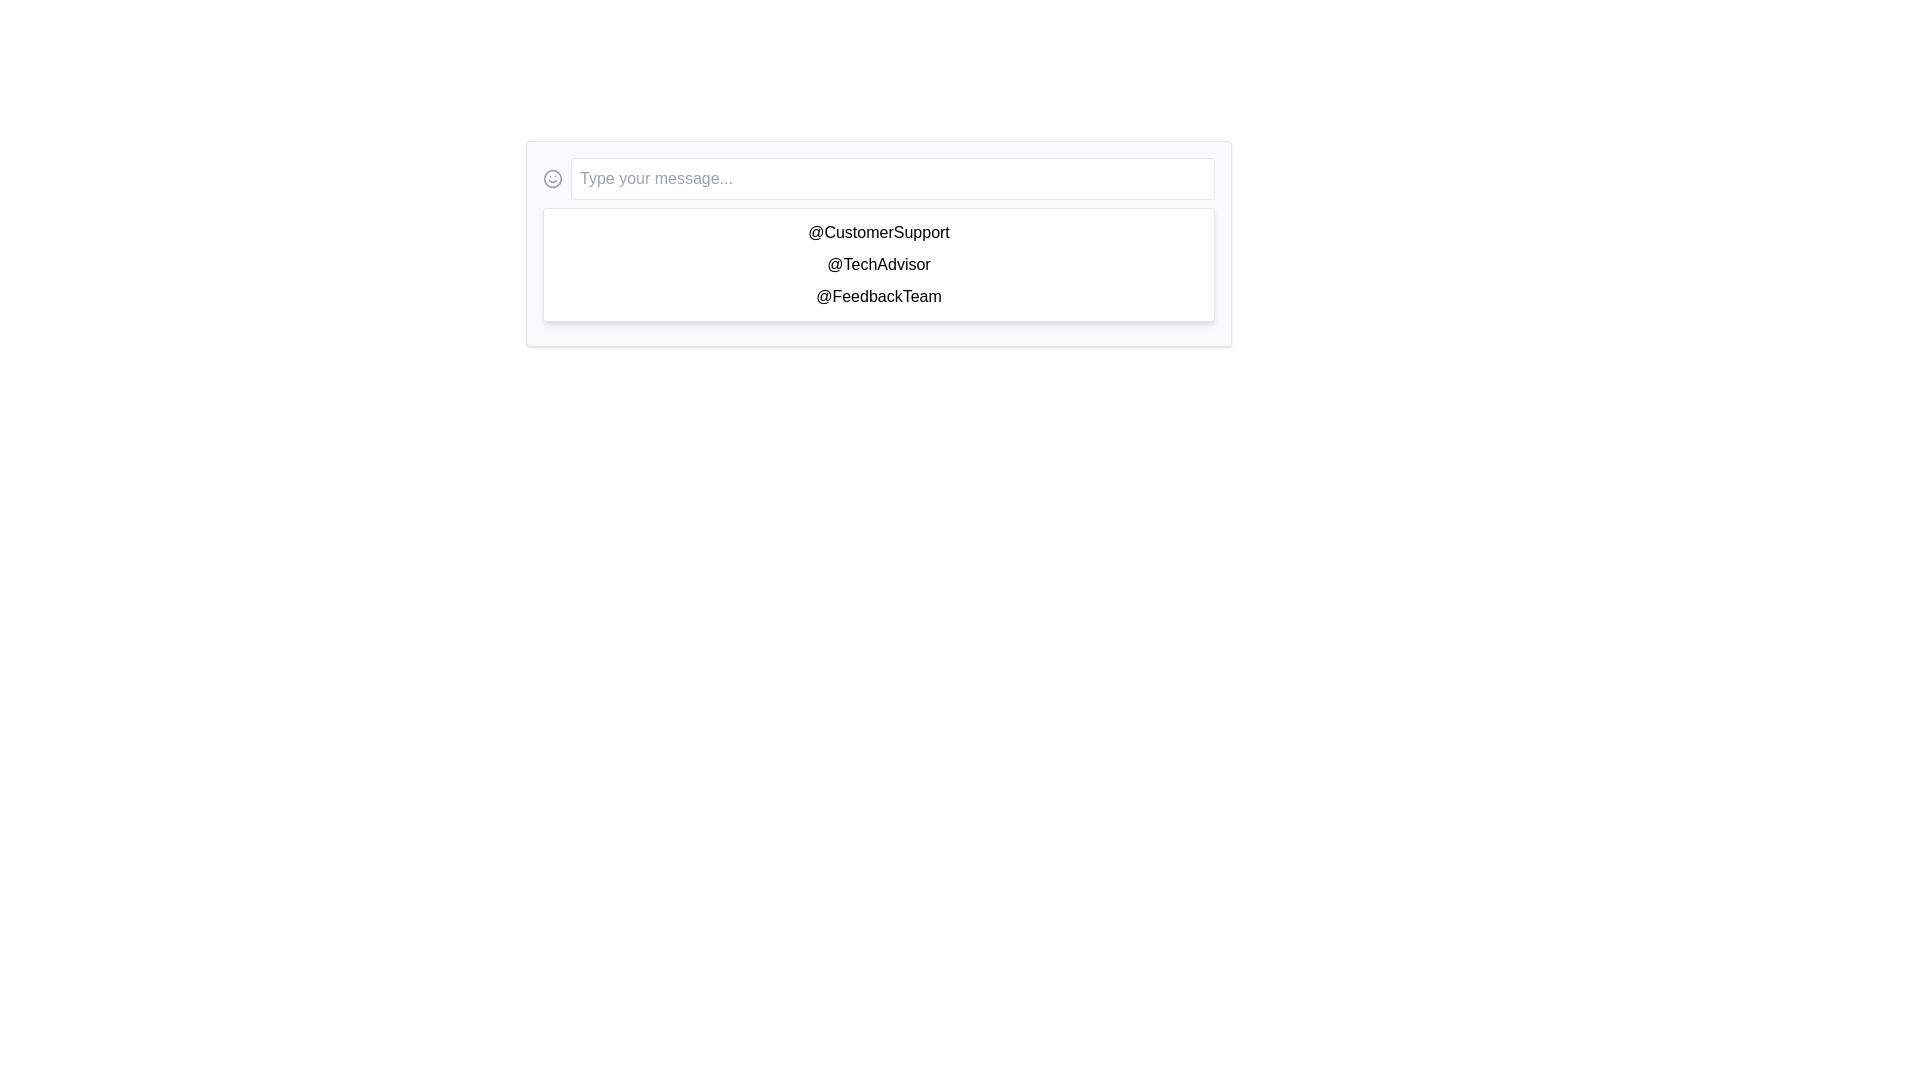 The width and height of the screenshot is (1920, 1080). I want to click on the '@' mention in the list item that appears below the 'Type your message...' input field, so click(878, 242).